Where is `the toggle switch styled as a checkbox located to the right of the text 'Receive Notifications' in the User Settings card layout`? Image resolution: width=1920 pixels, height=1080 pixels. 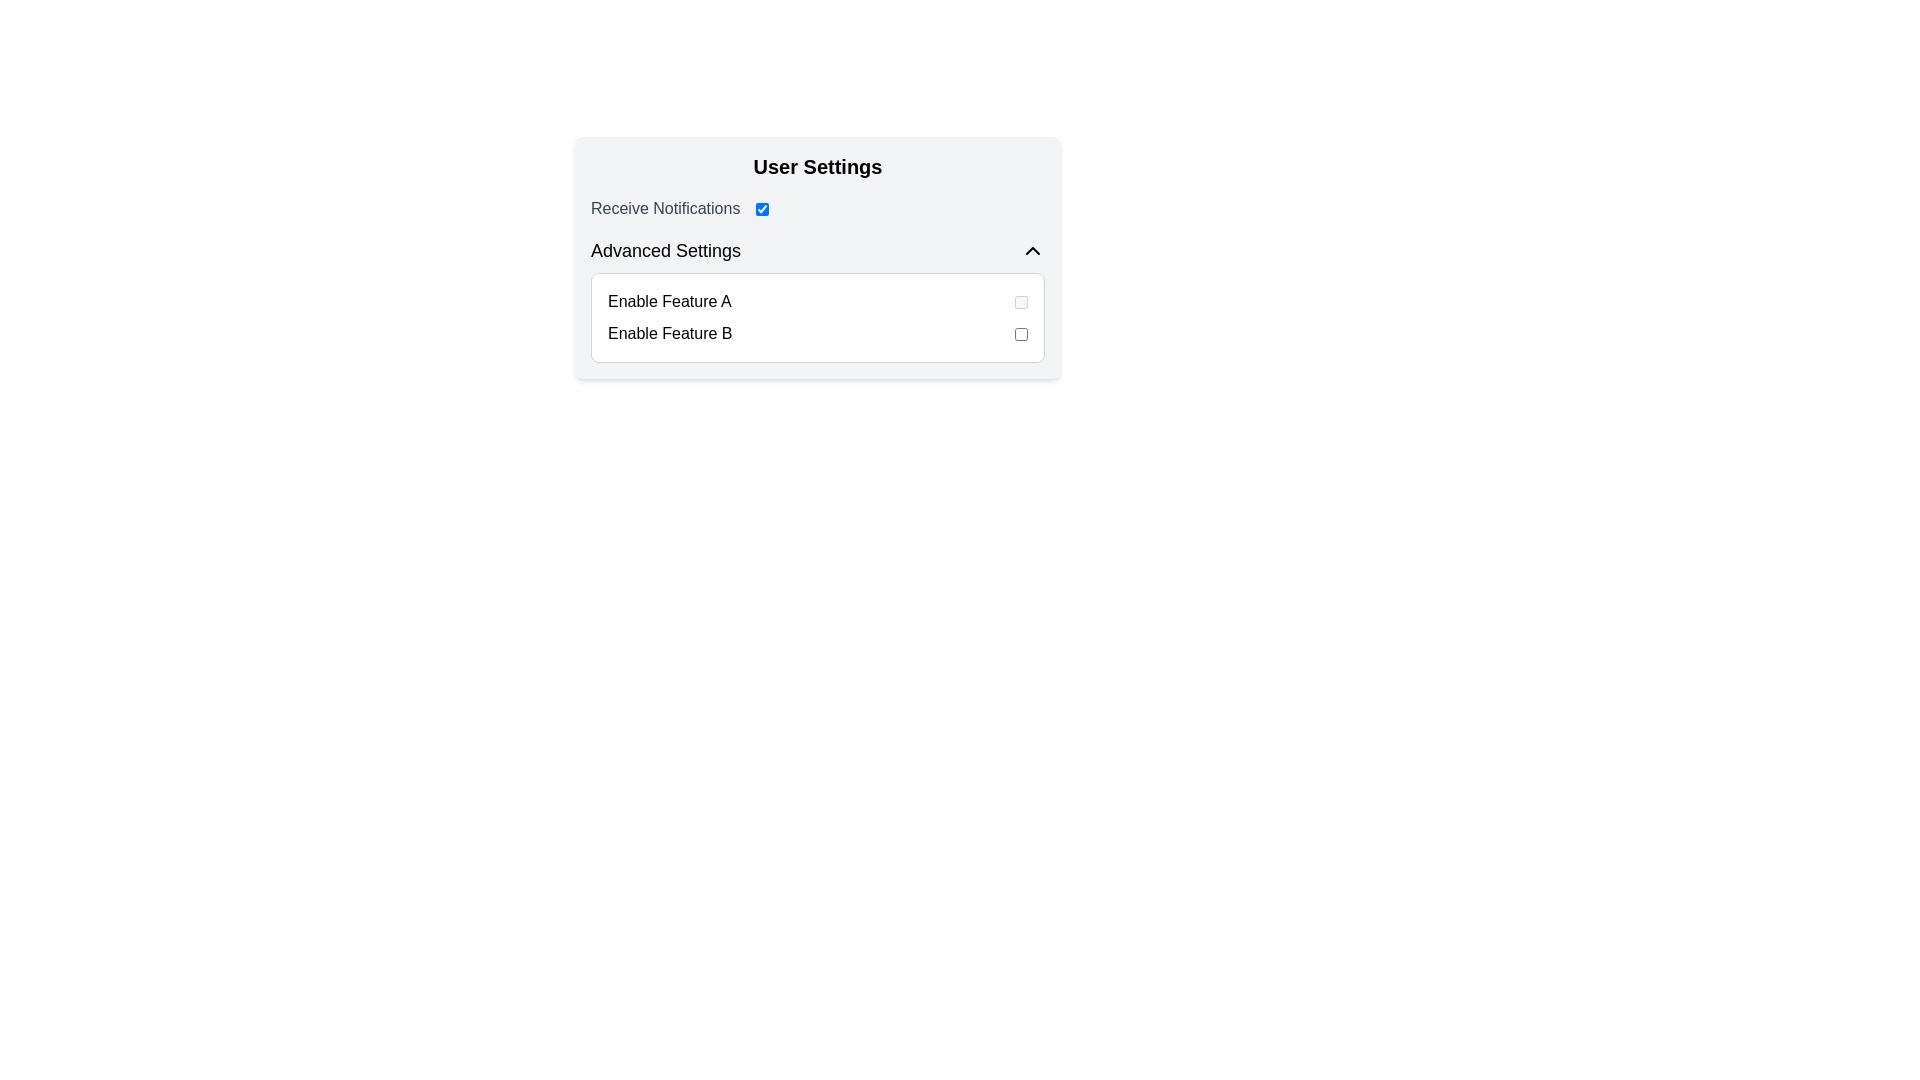
the toggle switch styled as a checkbox located to the right of the text 'Receive Notifications' in the User Settings card layout is located at coordinates (761, 208).